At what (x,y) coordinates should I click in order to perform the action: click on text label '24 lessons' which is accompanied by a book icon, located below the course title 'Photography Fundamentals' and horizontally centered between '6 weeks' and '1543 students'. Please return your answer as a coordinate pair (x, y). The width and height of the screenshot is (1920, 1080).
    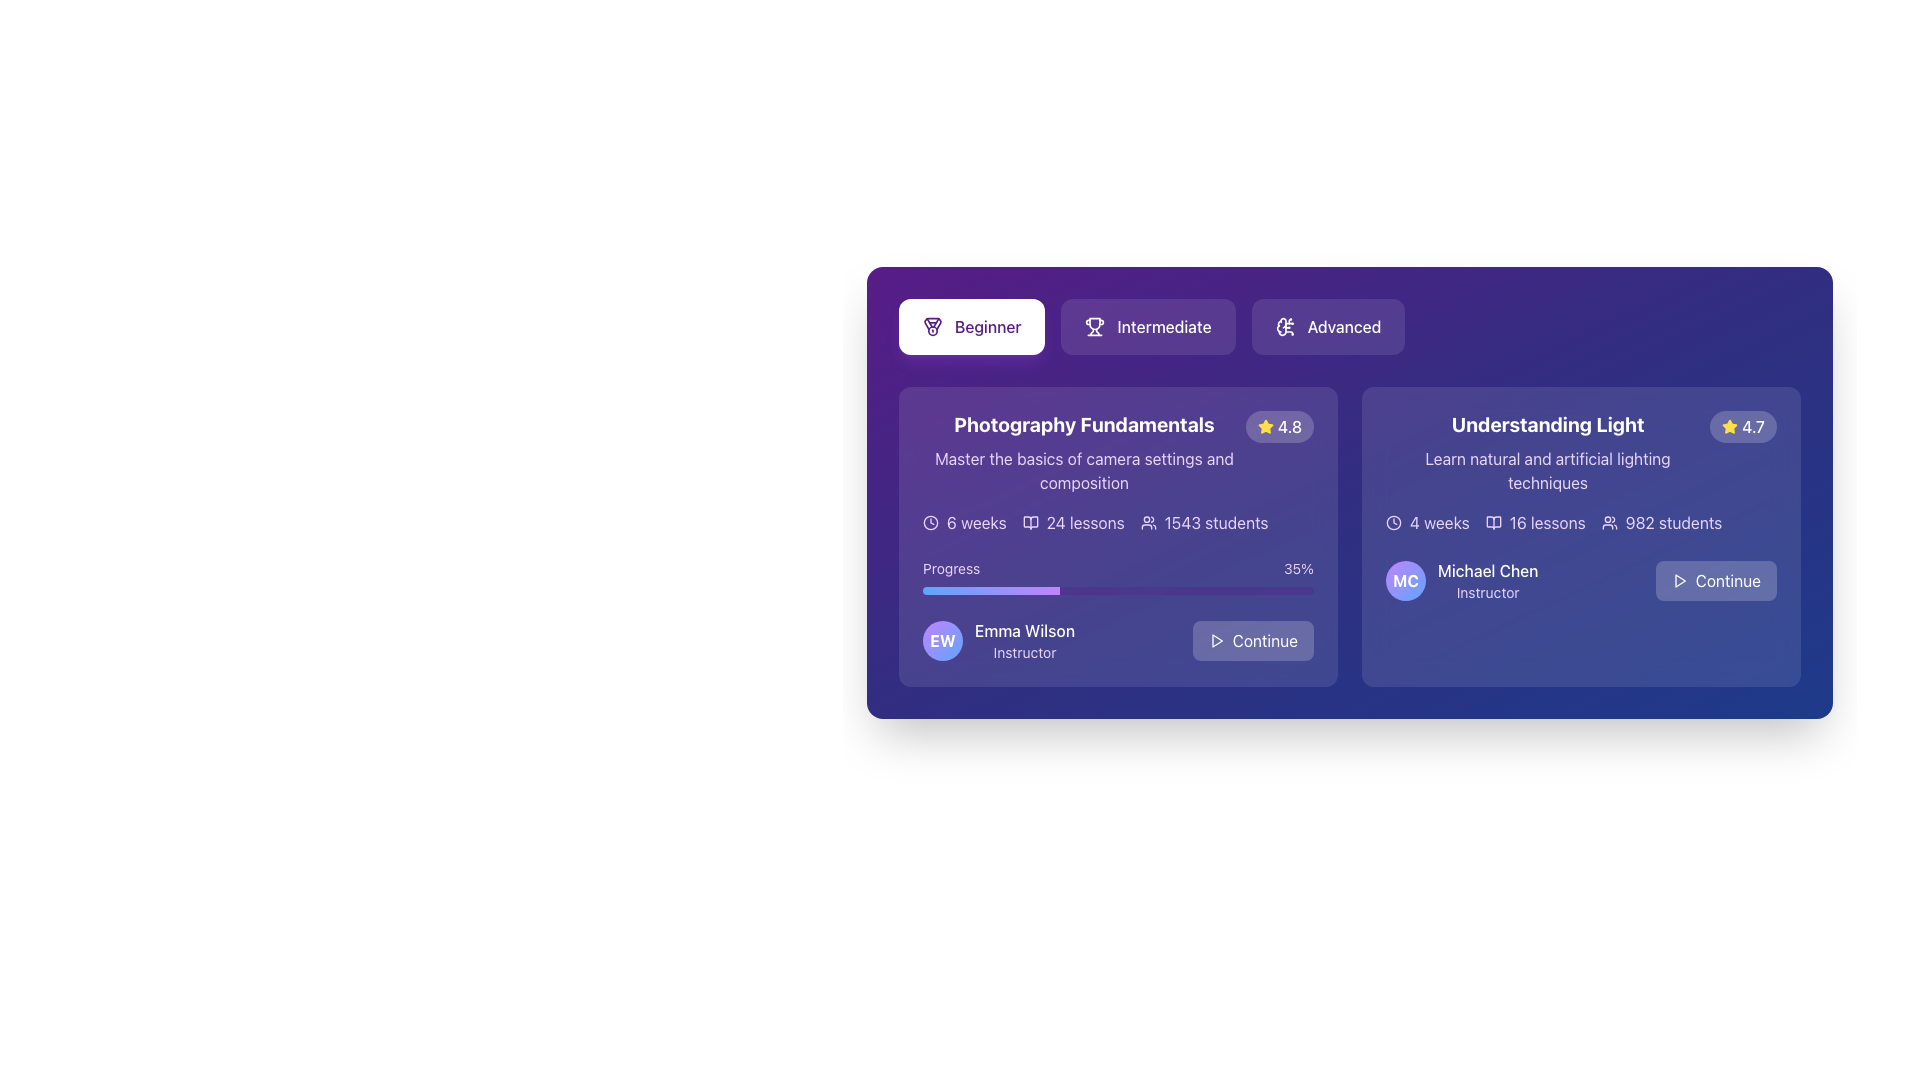
    Looking at the image, I should click on (1072, 522).